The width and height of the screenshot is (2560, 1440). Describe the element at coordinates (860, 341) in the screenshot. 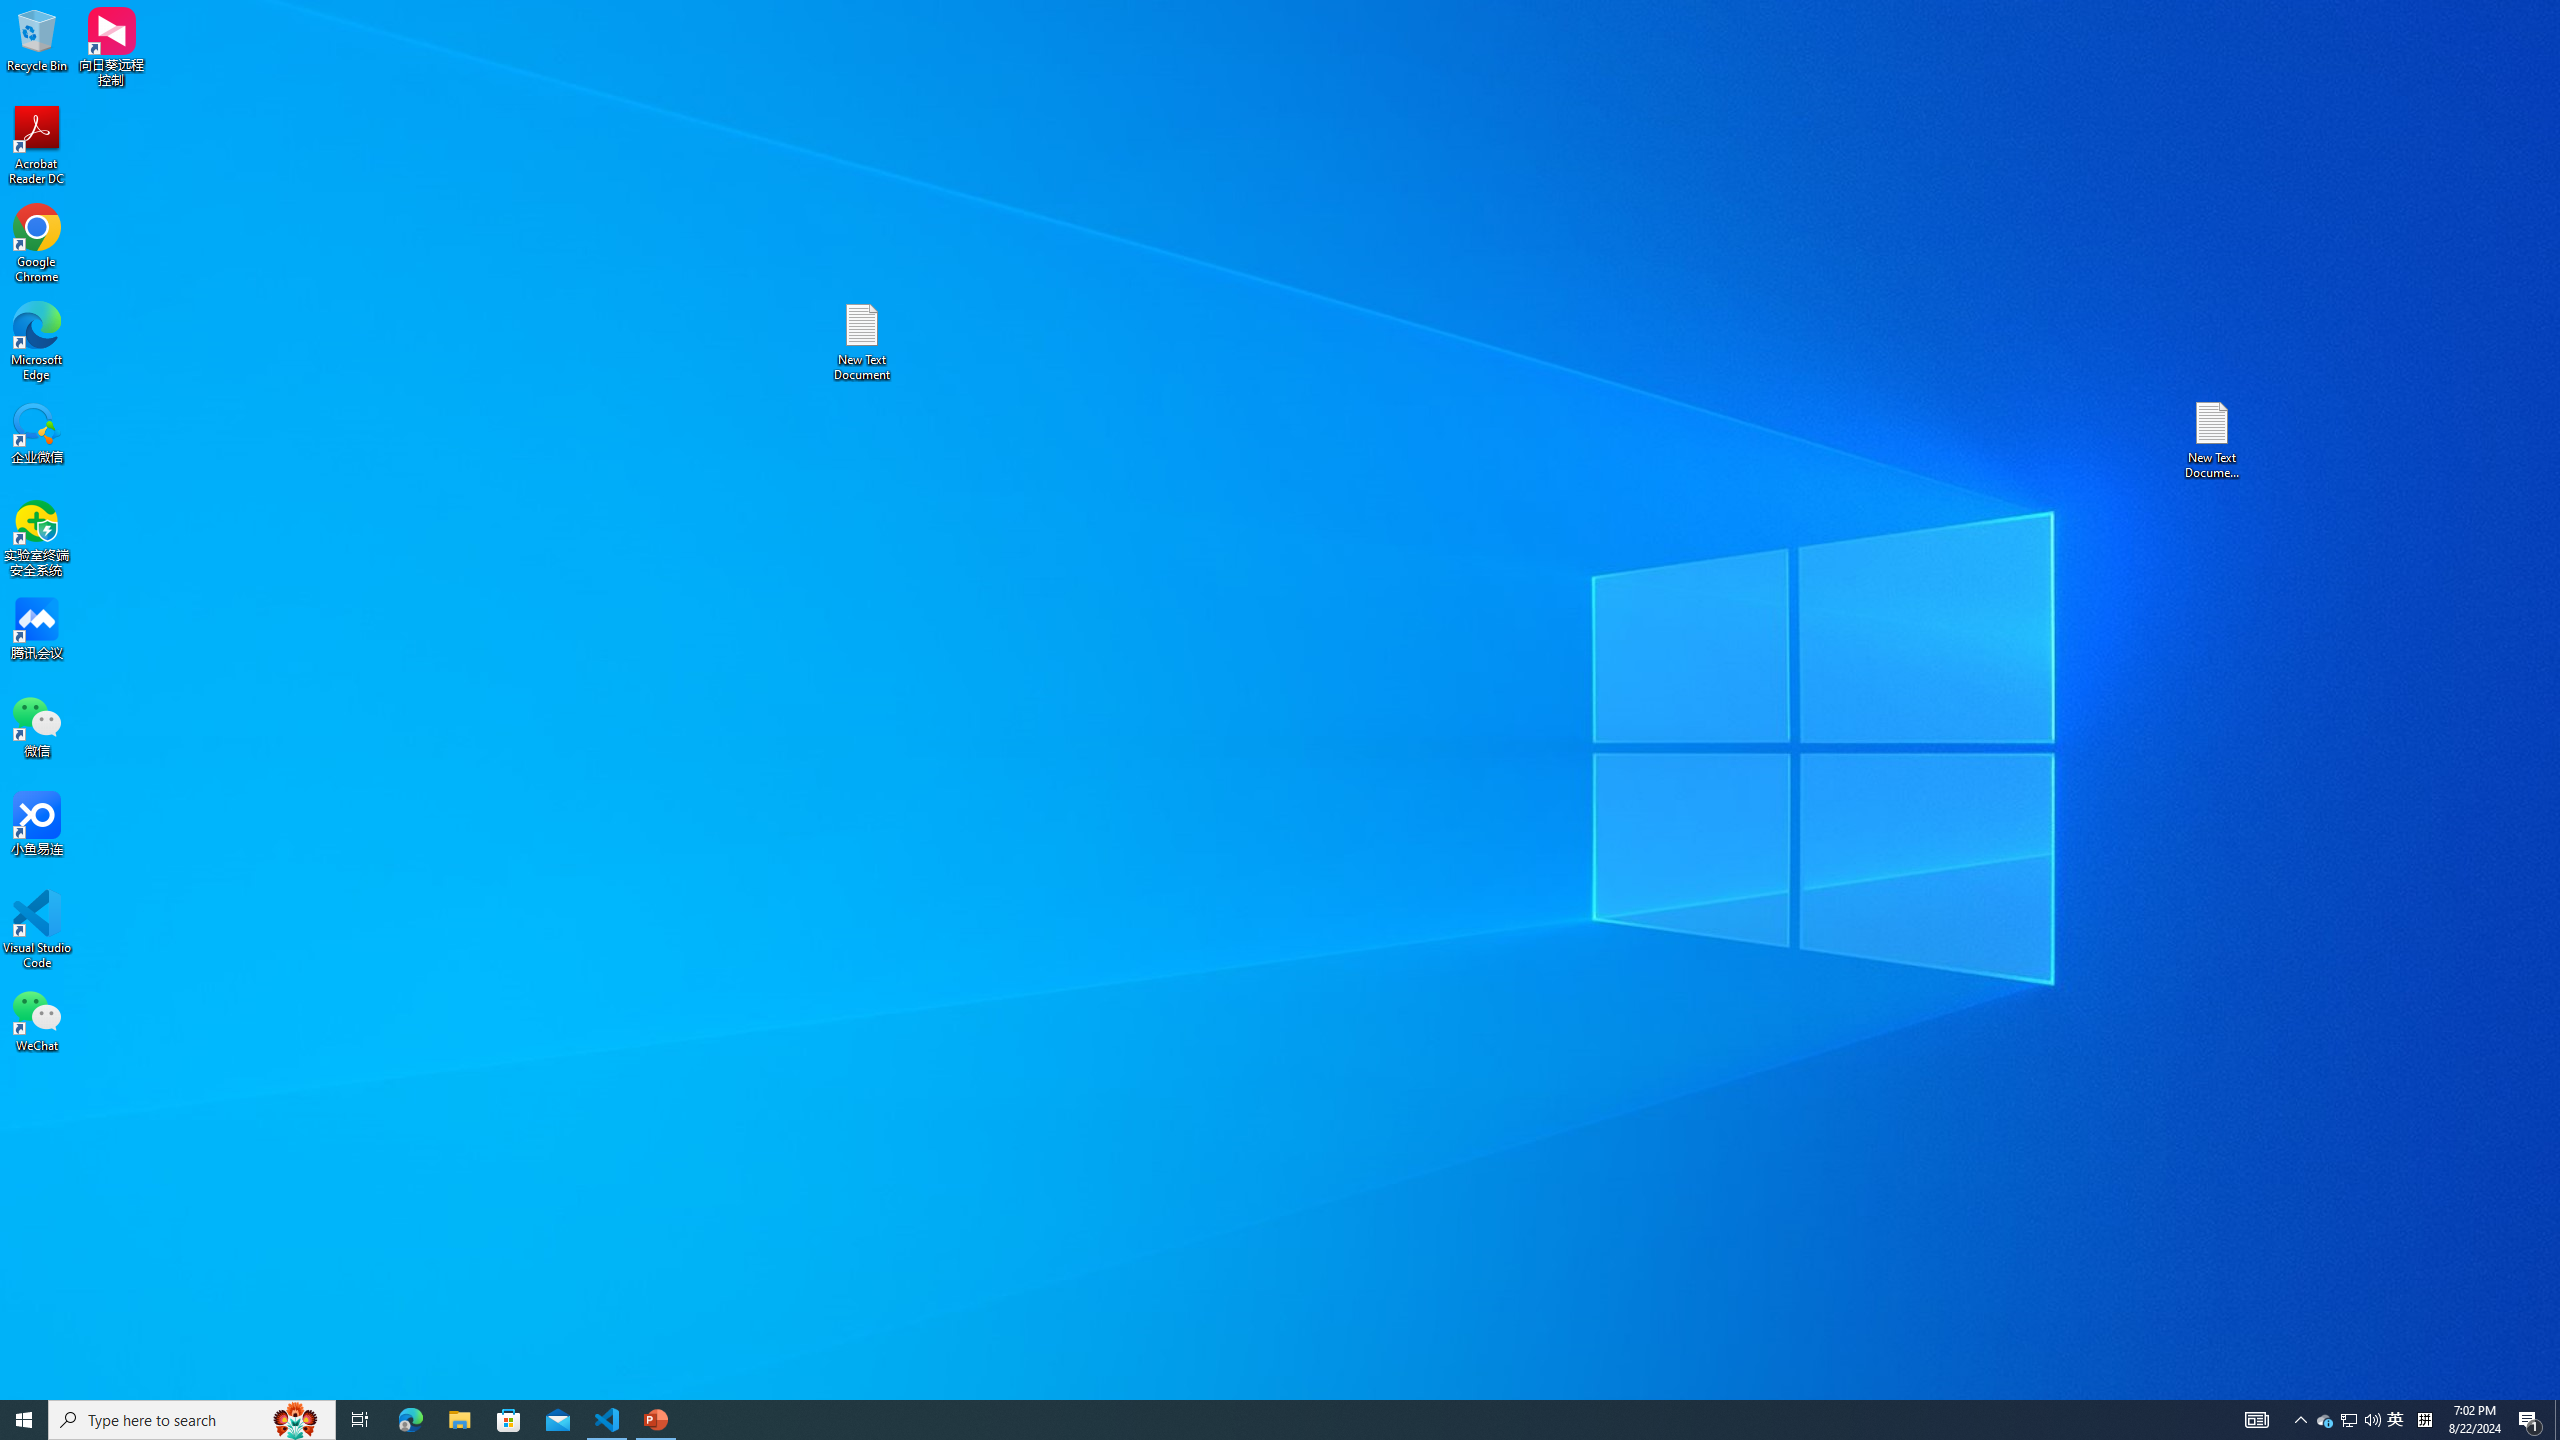

I see `'New Text Document'` at that location.